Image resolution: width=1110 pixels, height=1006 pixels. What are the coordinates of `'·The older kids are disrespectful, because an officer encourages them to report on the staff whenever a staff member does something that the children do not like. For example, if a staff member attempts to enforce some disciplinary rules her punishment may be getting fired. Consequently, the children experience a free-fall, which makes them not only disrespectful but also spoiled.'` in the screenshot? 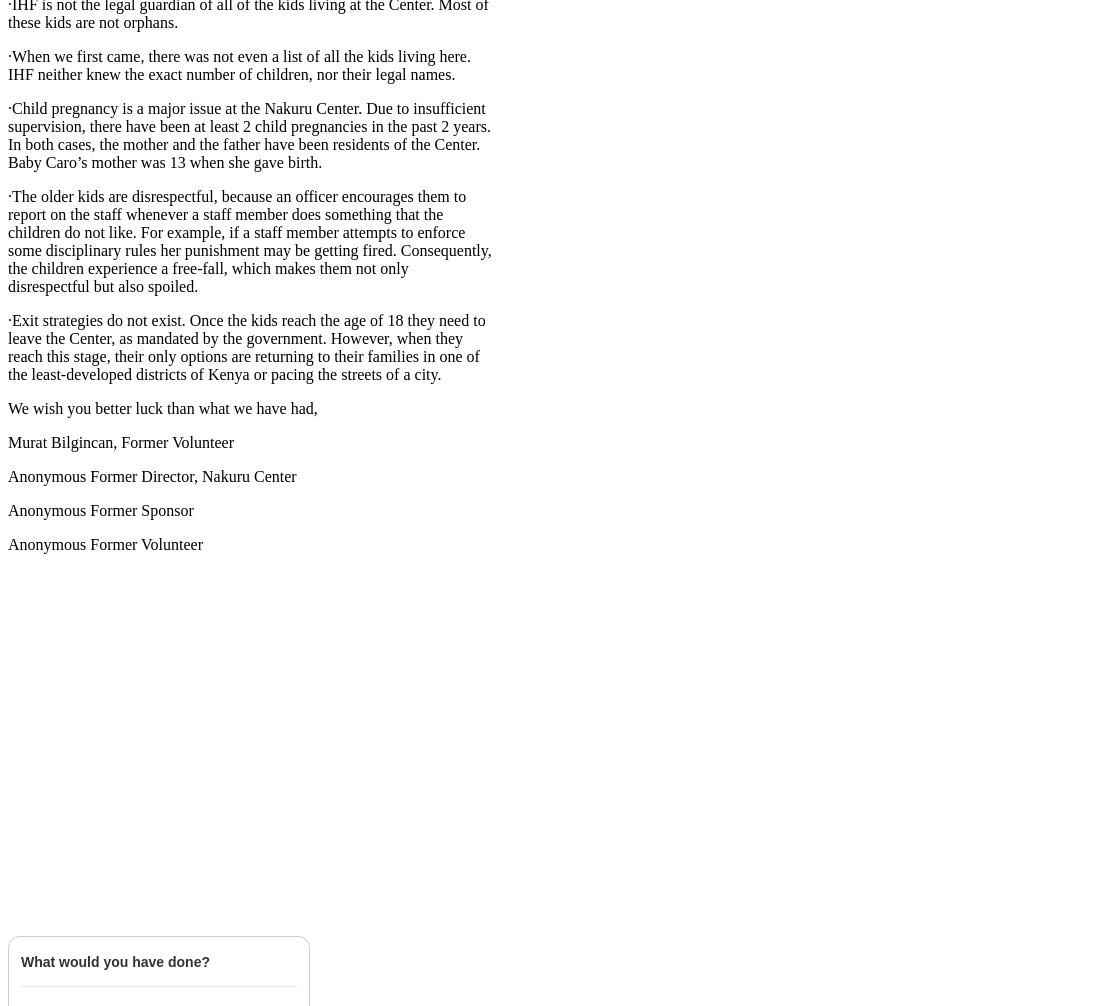 It's located at (7, 240).